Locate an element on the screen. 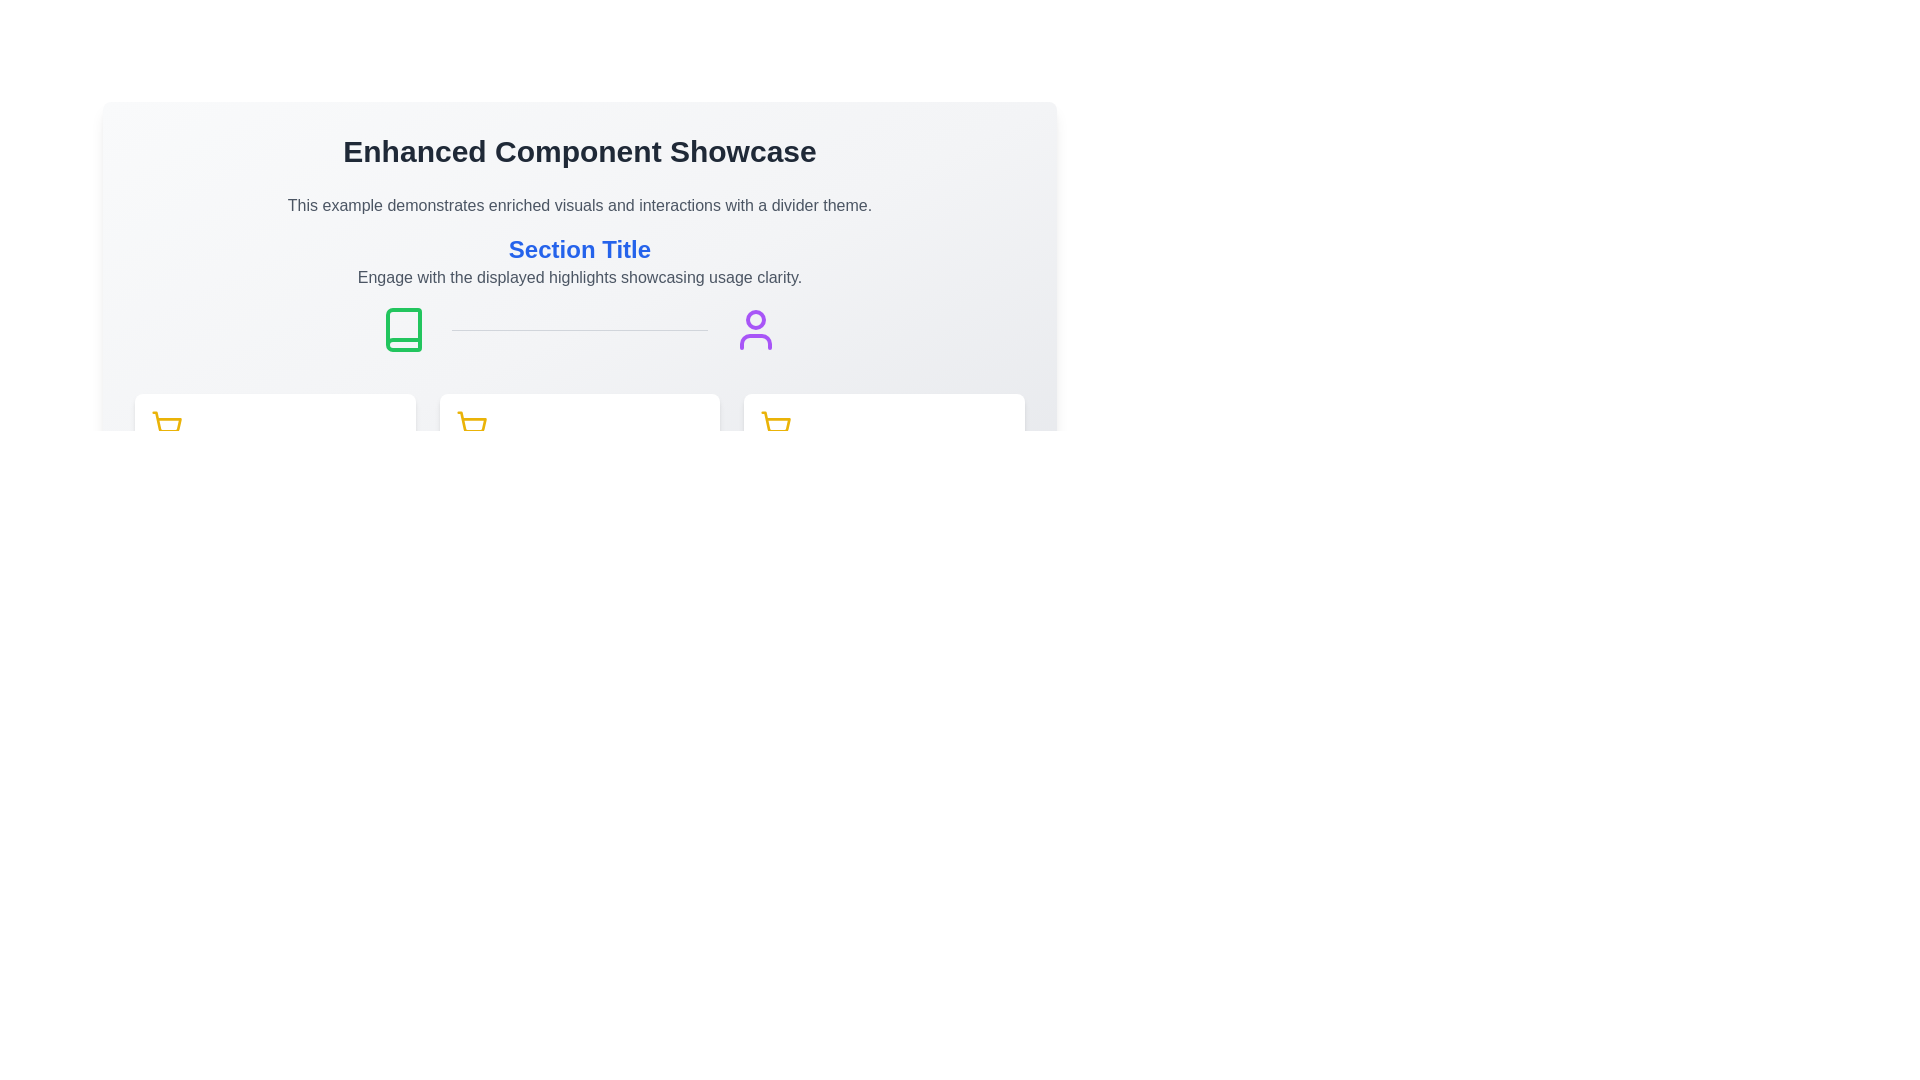  the second item card in the list labeled 'Item Two' is located at coordinates (579, 458).